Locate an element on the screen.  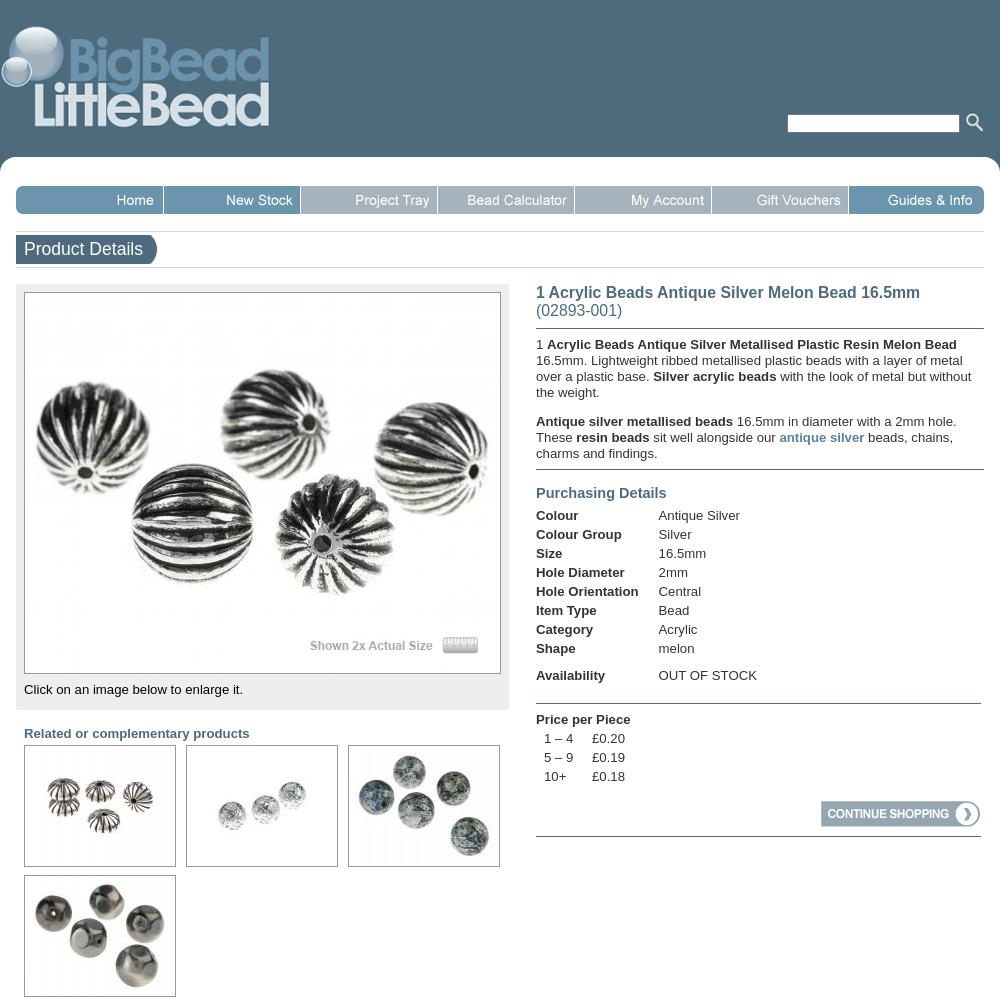
'(02893-001)' is located at coordinates (578, 310).